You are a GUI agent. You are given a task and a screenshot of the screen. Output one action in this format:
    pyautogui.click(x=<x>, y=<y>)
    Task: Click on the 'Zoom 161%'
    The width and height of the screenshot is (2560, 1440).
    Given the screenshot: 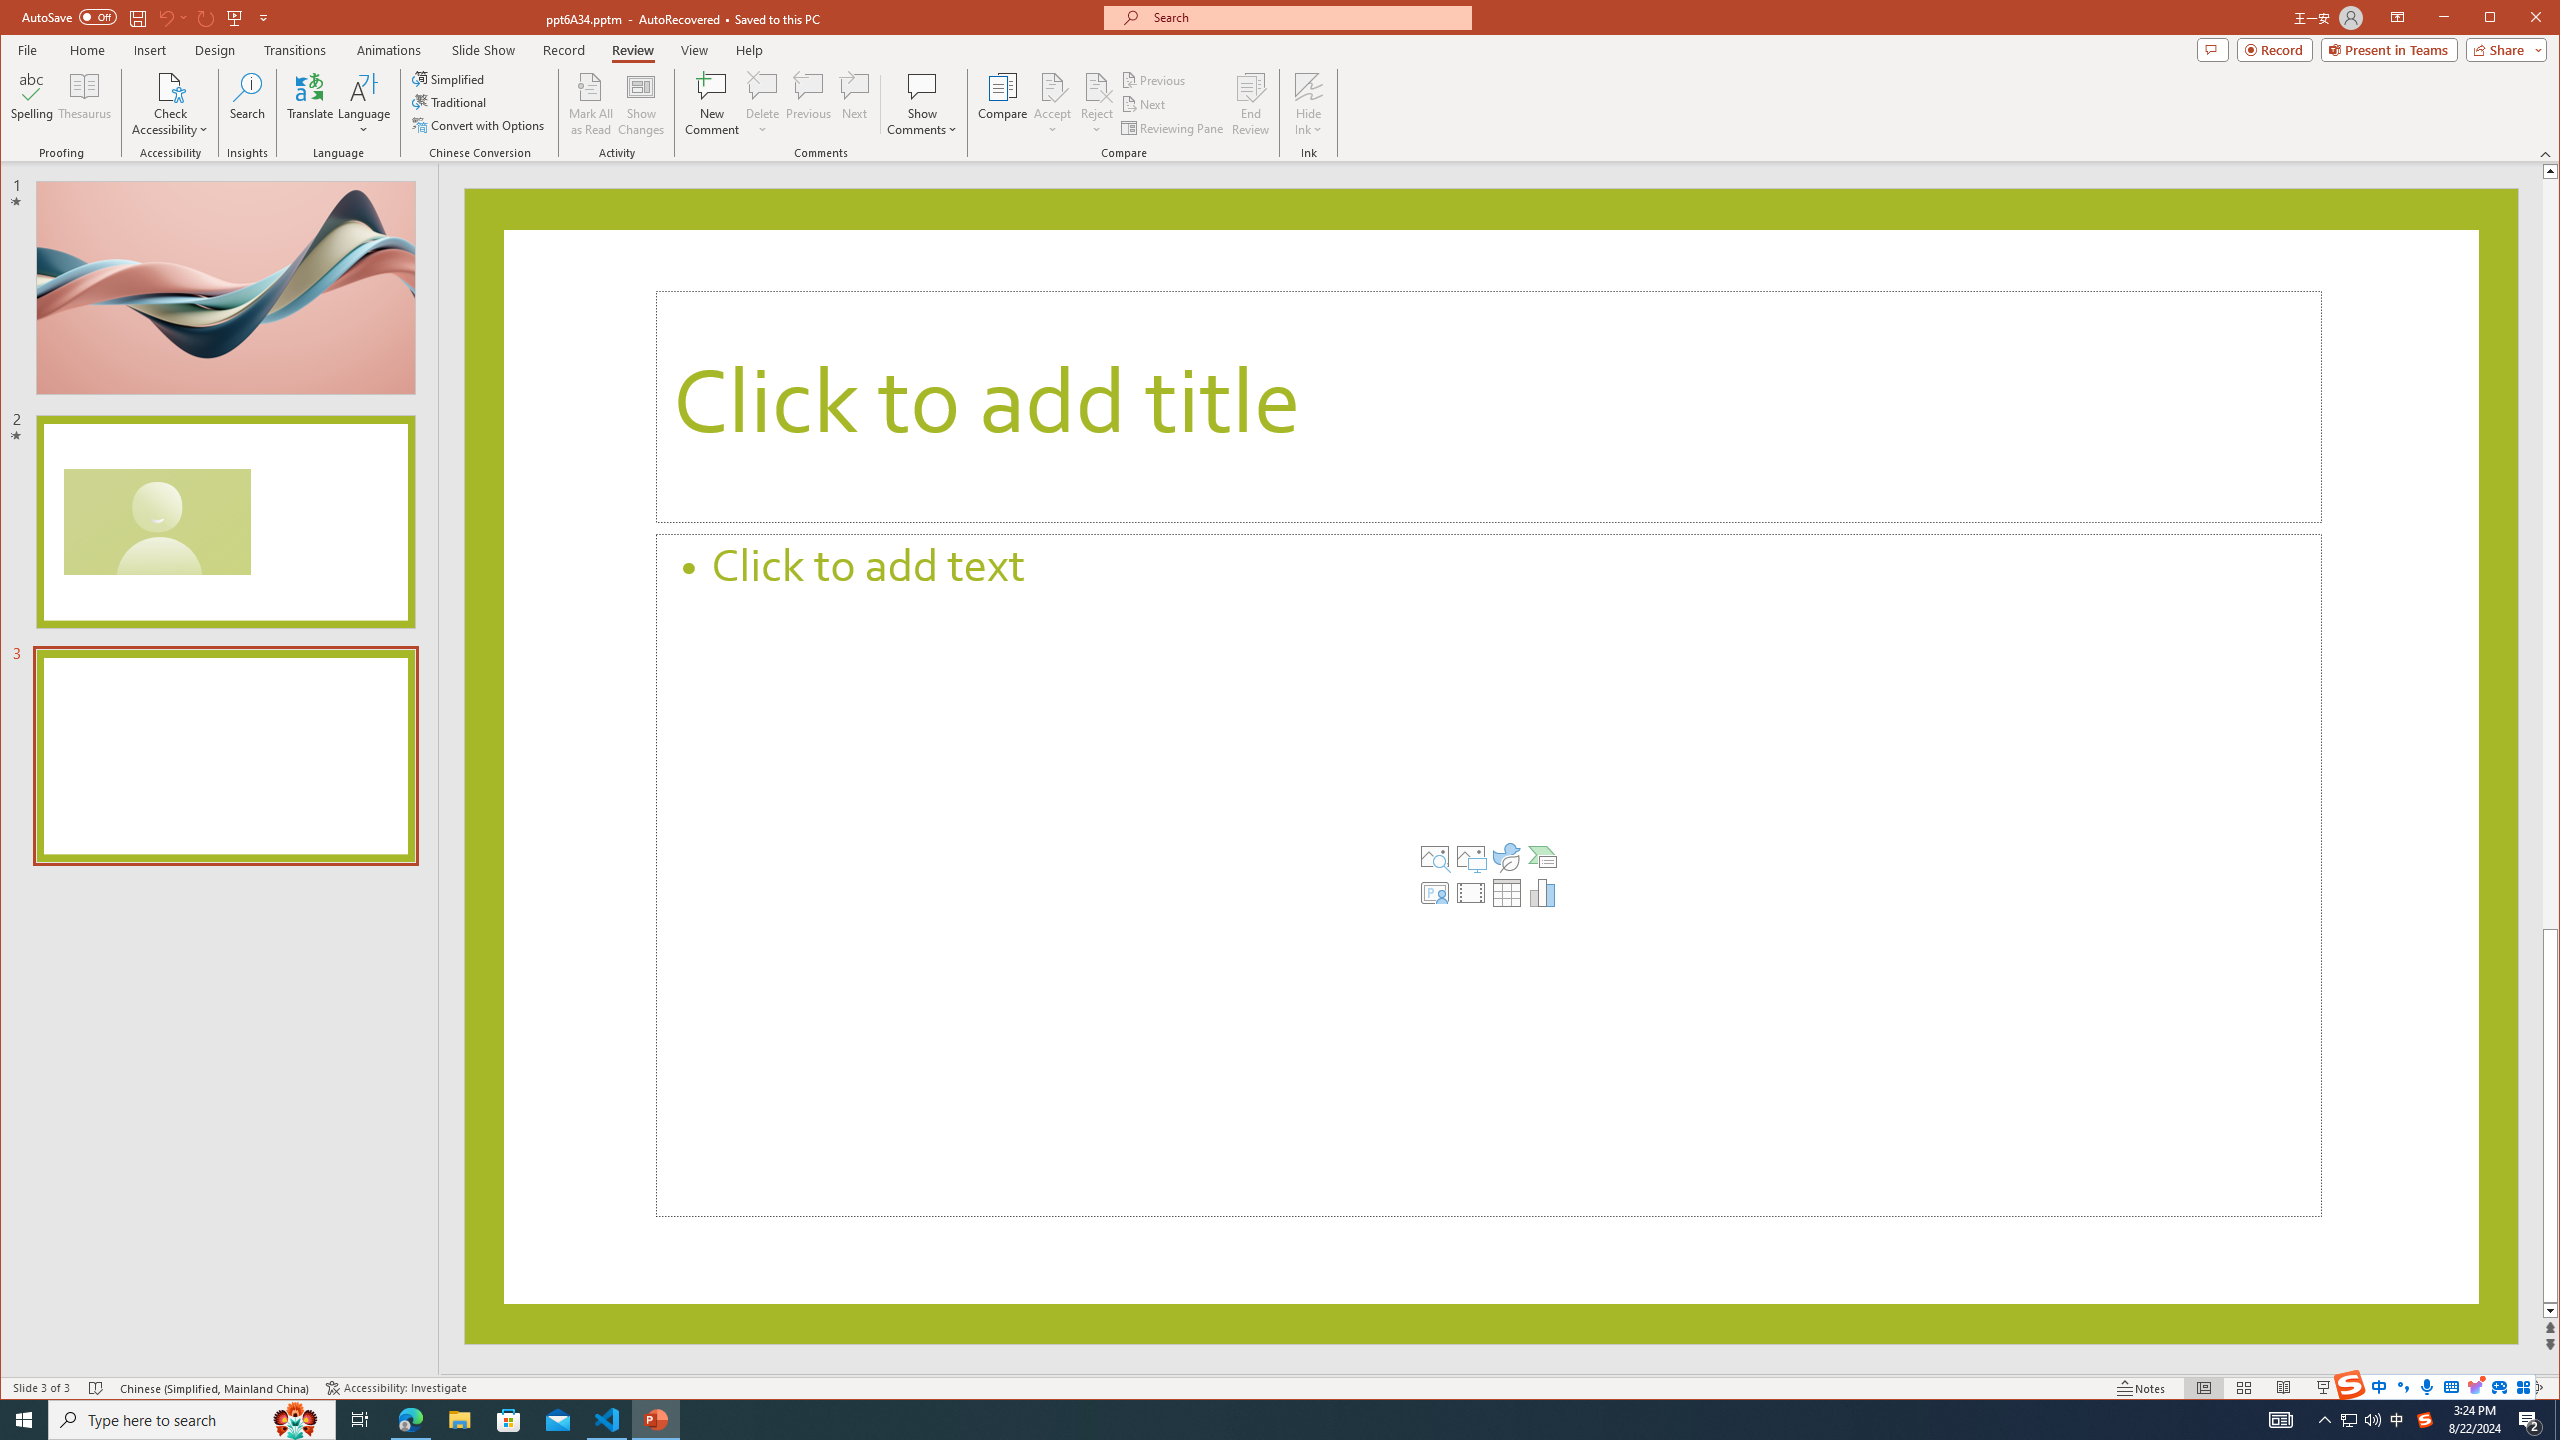 What is the action you would take?
    pyautogui.click(x=2502, y=1387)
    